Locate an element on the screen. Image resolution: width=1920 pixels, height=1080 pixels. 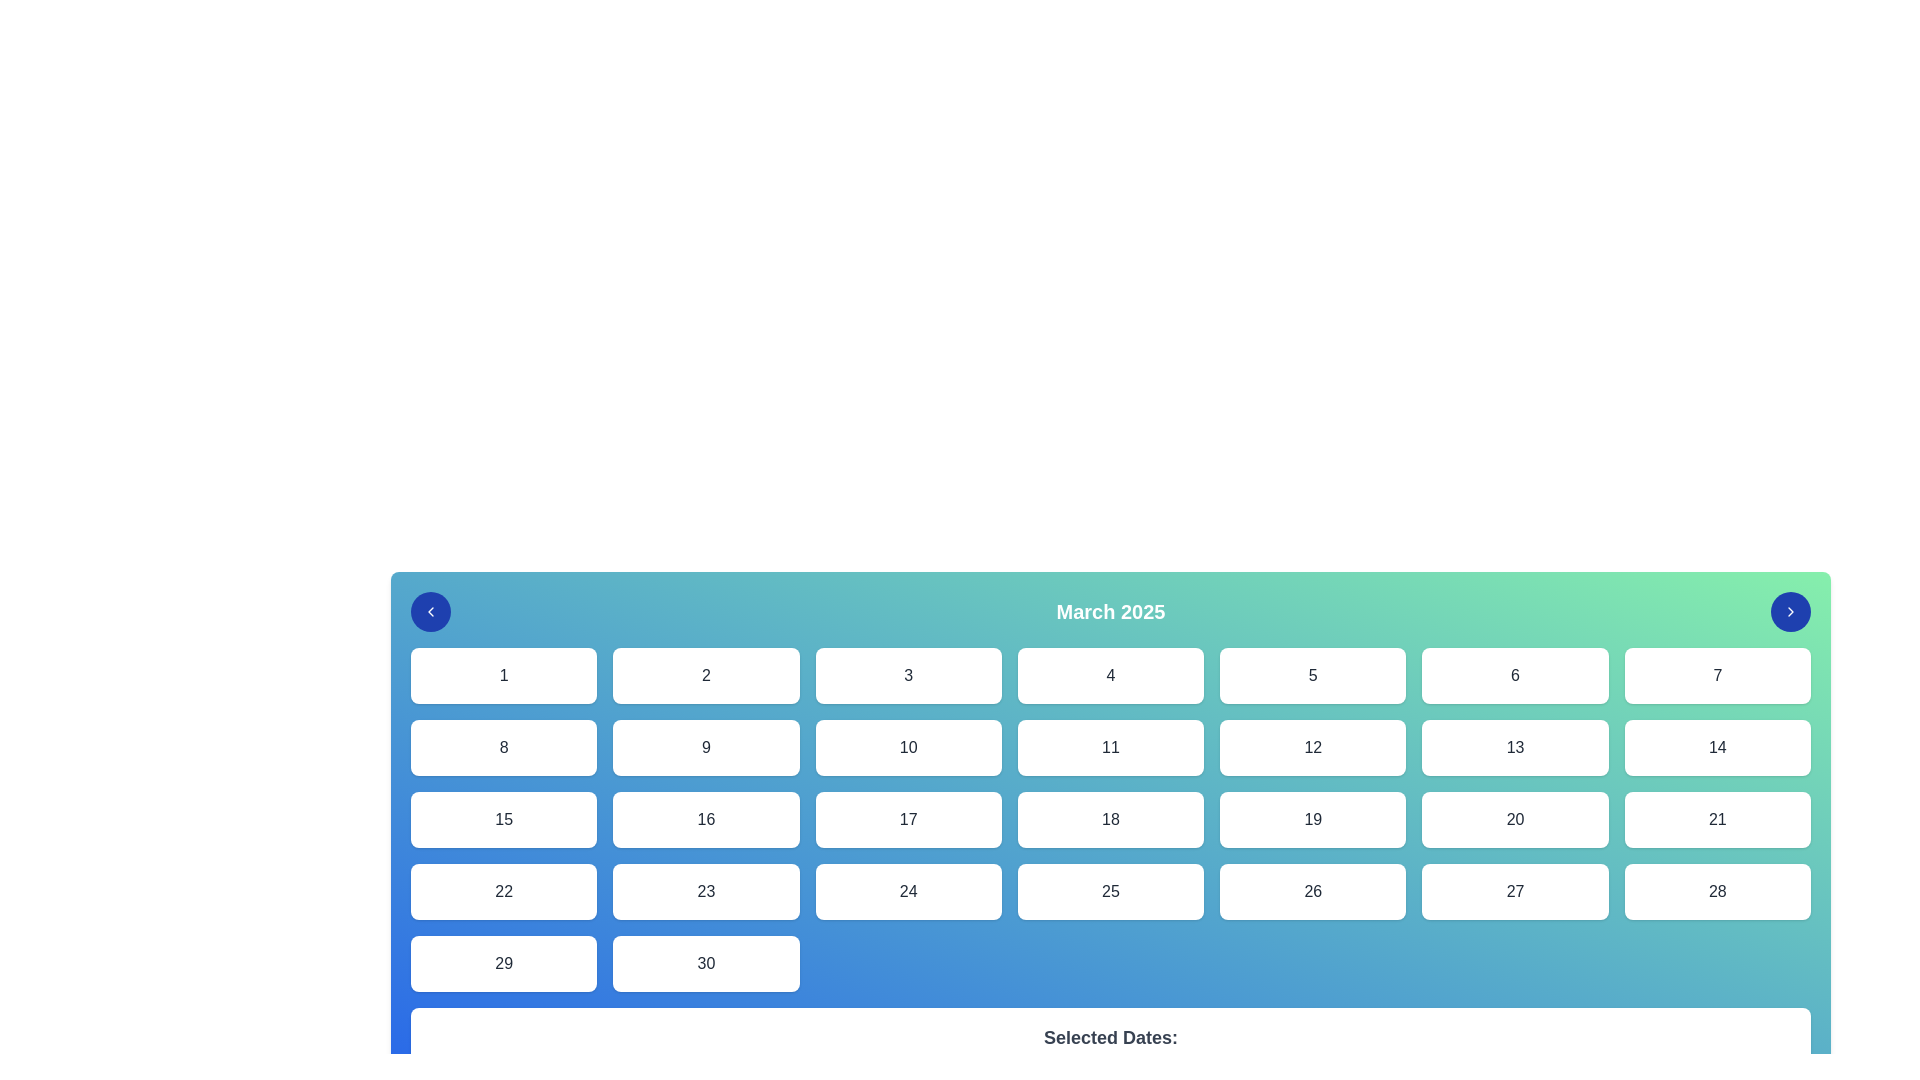
the bold text label that reads 'Selected Dates:' which is positioned at the bottom of the interface, directly below the calendar grid is located at coordinates (1109, 1036).